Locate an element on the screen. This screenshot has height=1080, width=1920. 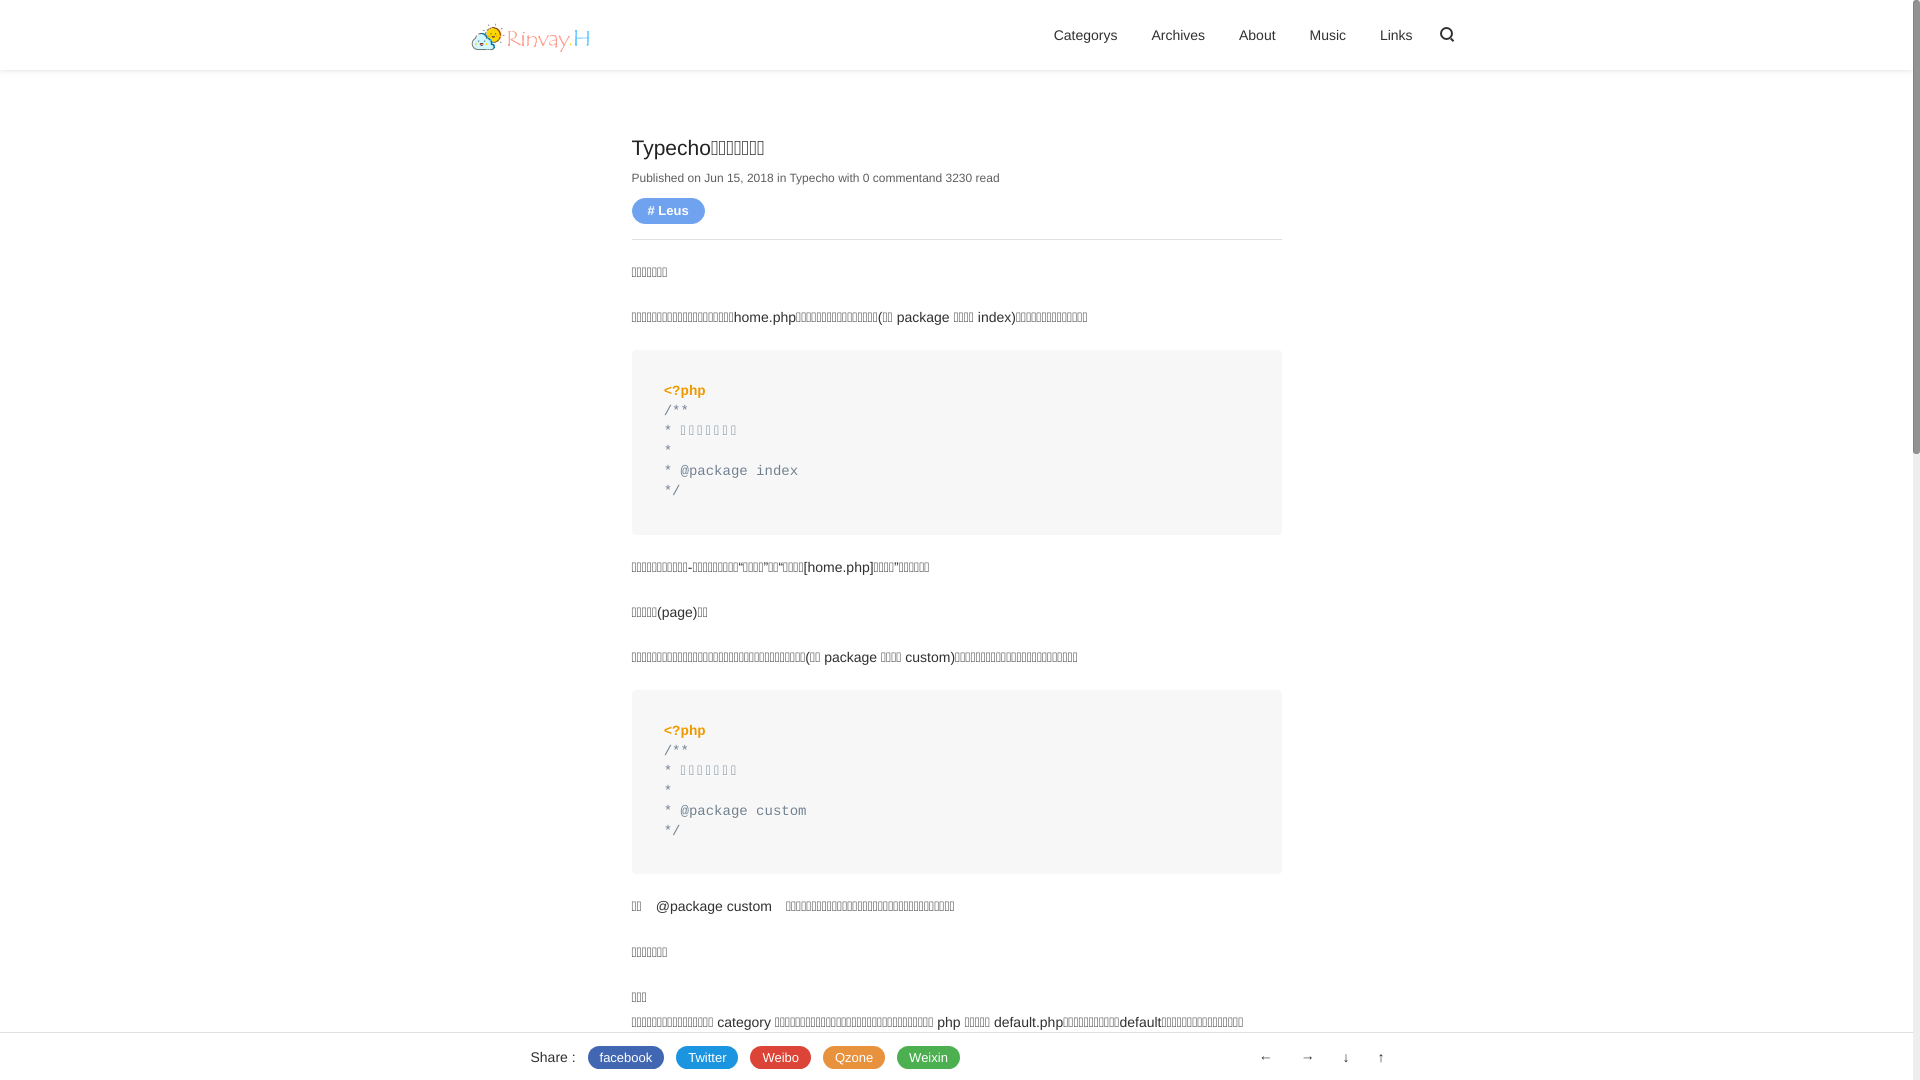
'Links' is located at coordinates (1395, 34).